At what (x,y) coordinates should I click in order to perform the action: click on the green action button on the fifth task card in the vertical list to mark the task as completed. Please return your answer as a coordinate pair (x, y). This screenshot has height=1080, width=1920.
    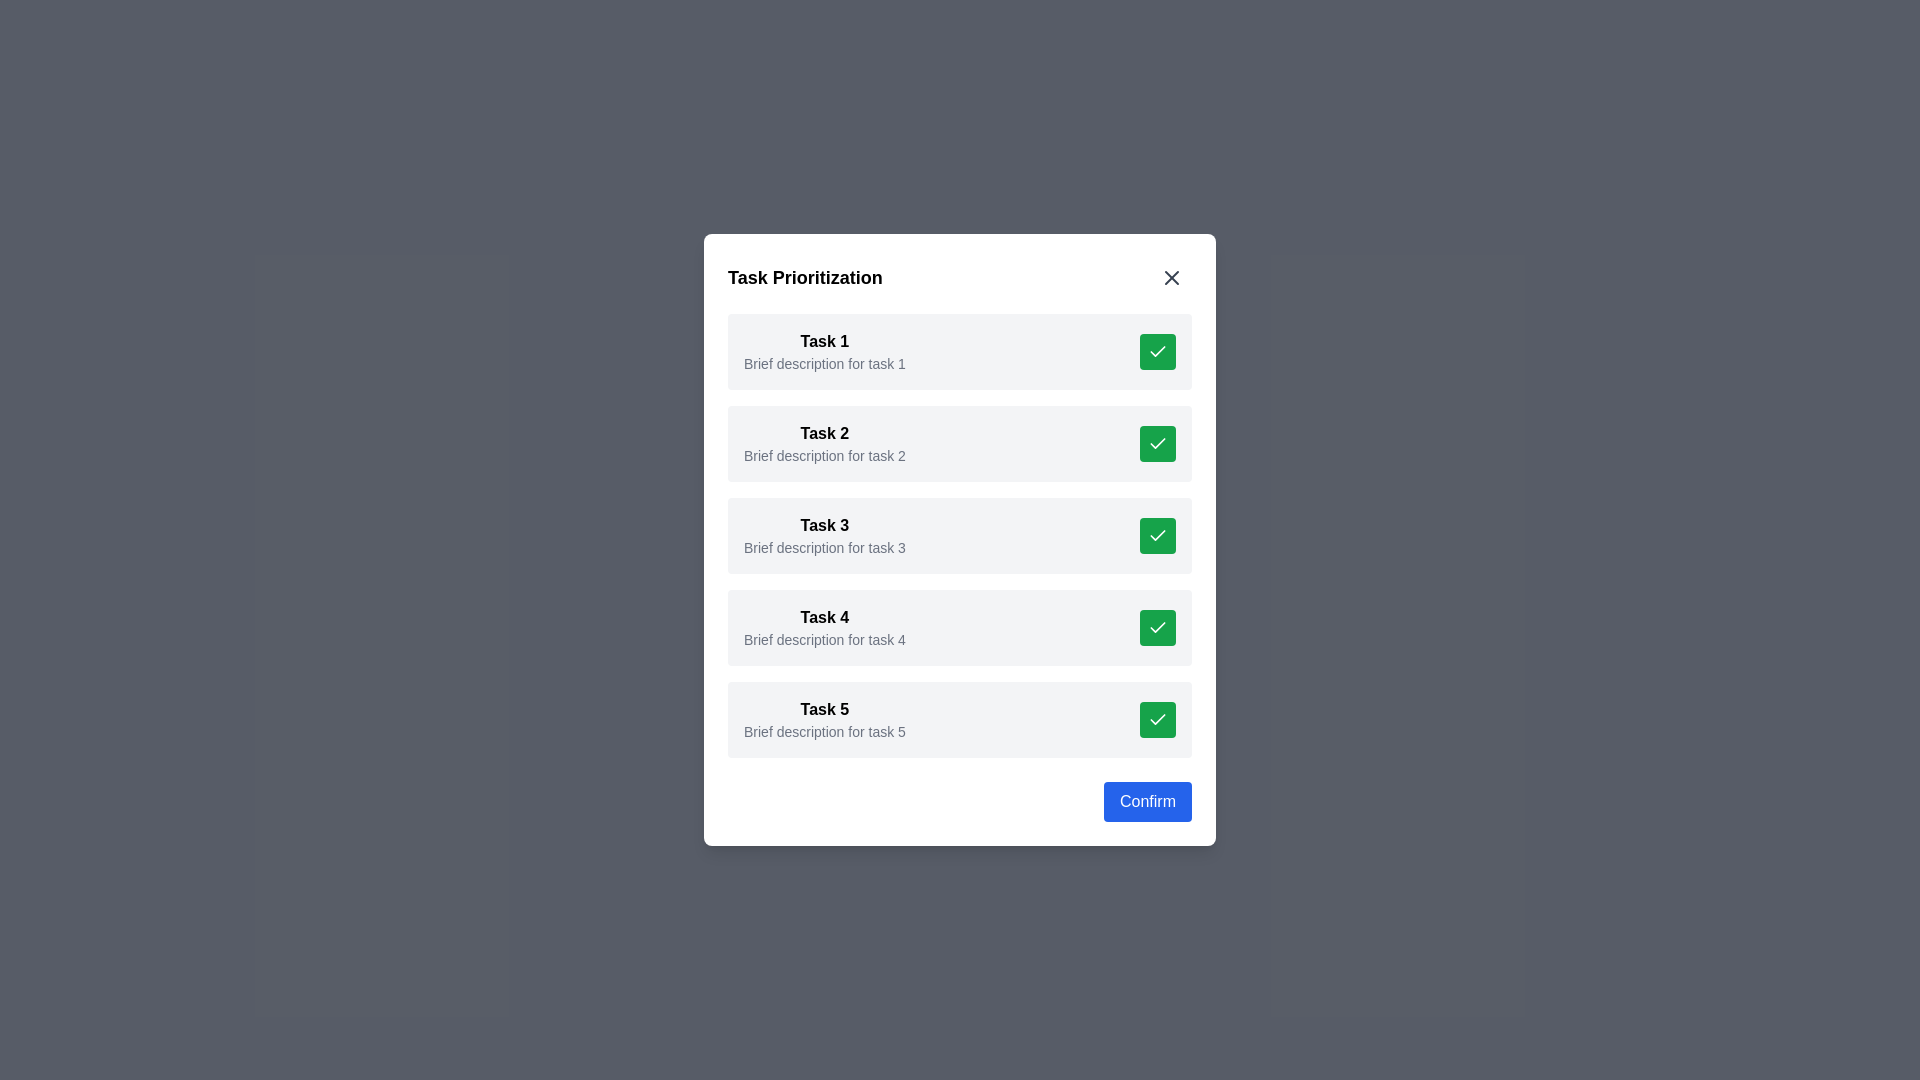
    Looking at the image, I should click on (960, 720).